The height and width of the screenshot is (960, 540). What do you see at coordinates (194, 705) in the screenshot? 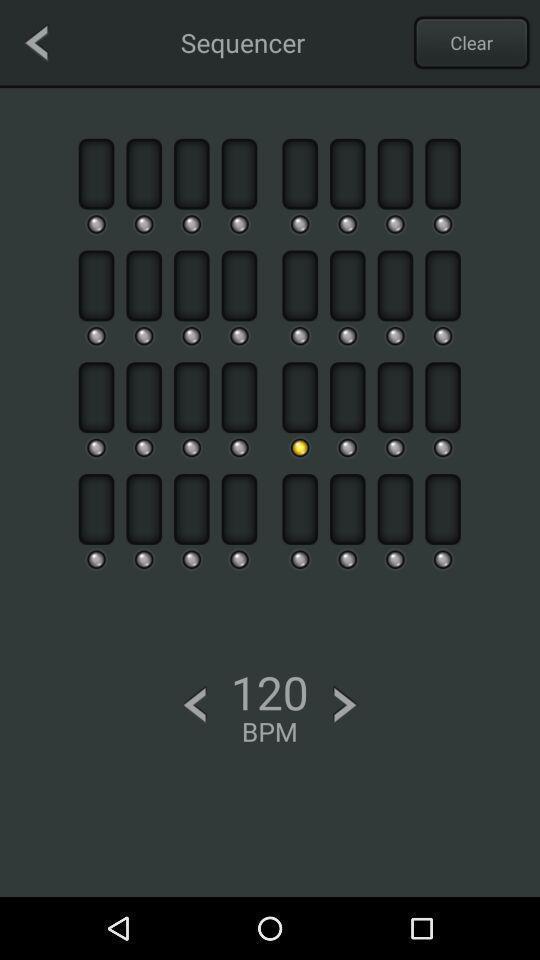
I see `the arrow_backward icon` at bounding box center [194, 705].